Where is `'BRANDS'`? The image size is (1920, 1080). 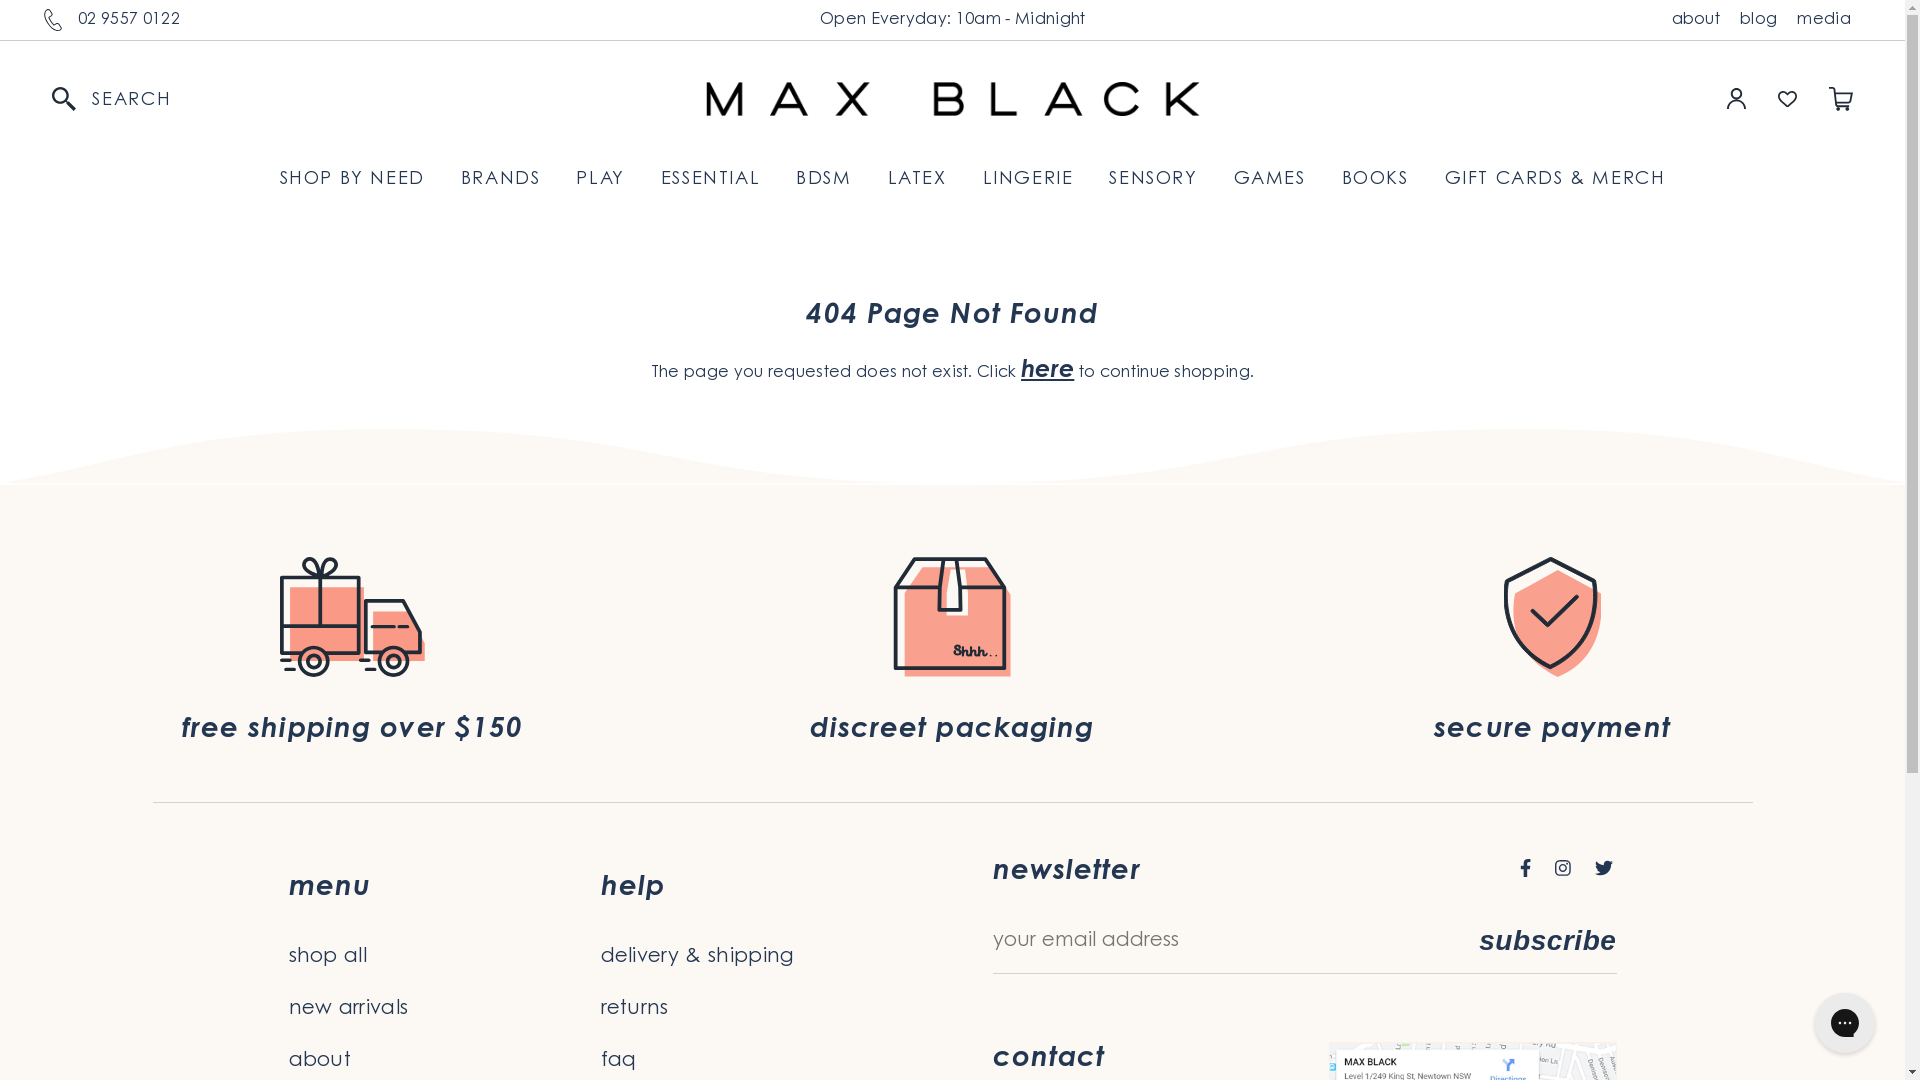
'BRANDS' is located at coordinates (500, 180).